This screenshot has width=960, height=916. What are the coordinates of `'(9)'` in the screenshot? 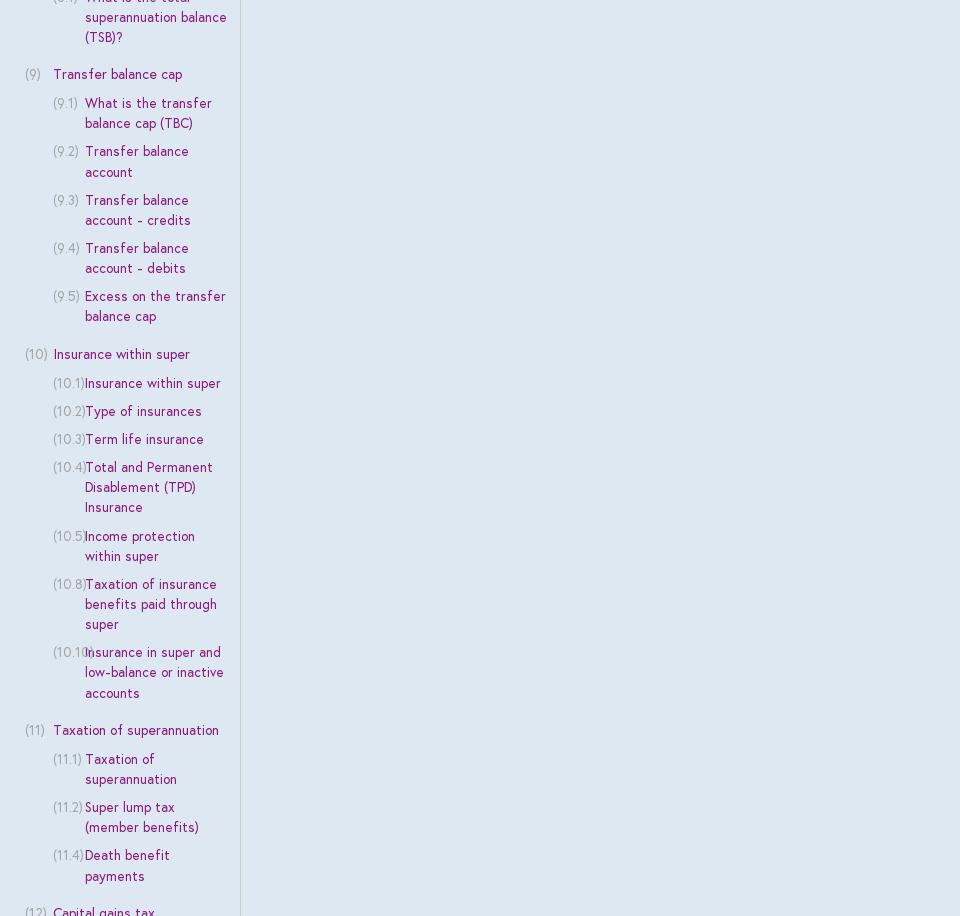 It's located at (30, 73).